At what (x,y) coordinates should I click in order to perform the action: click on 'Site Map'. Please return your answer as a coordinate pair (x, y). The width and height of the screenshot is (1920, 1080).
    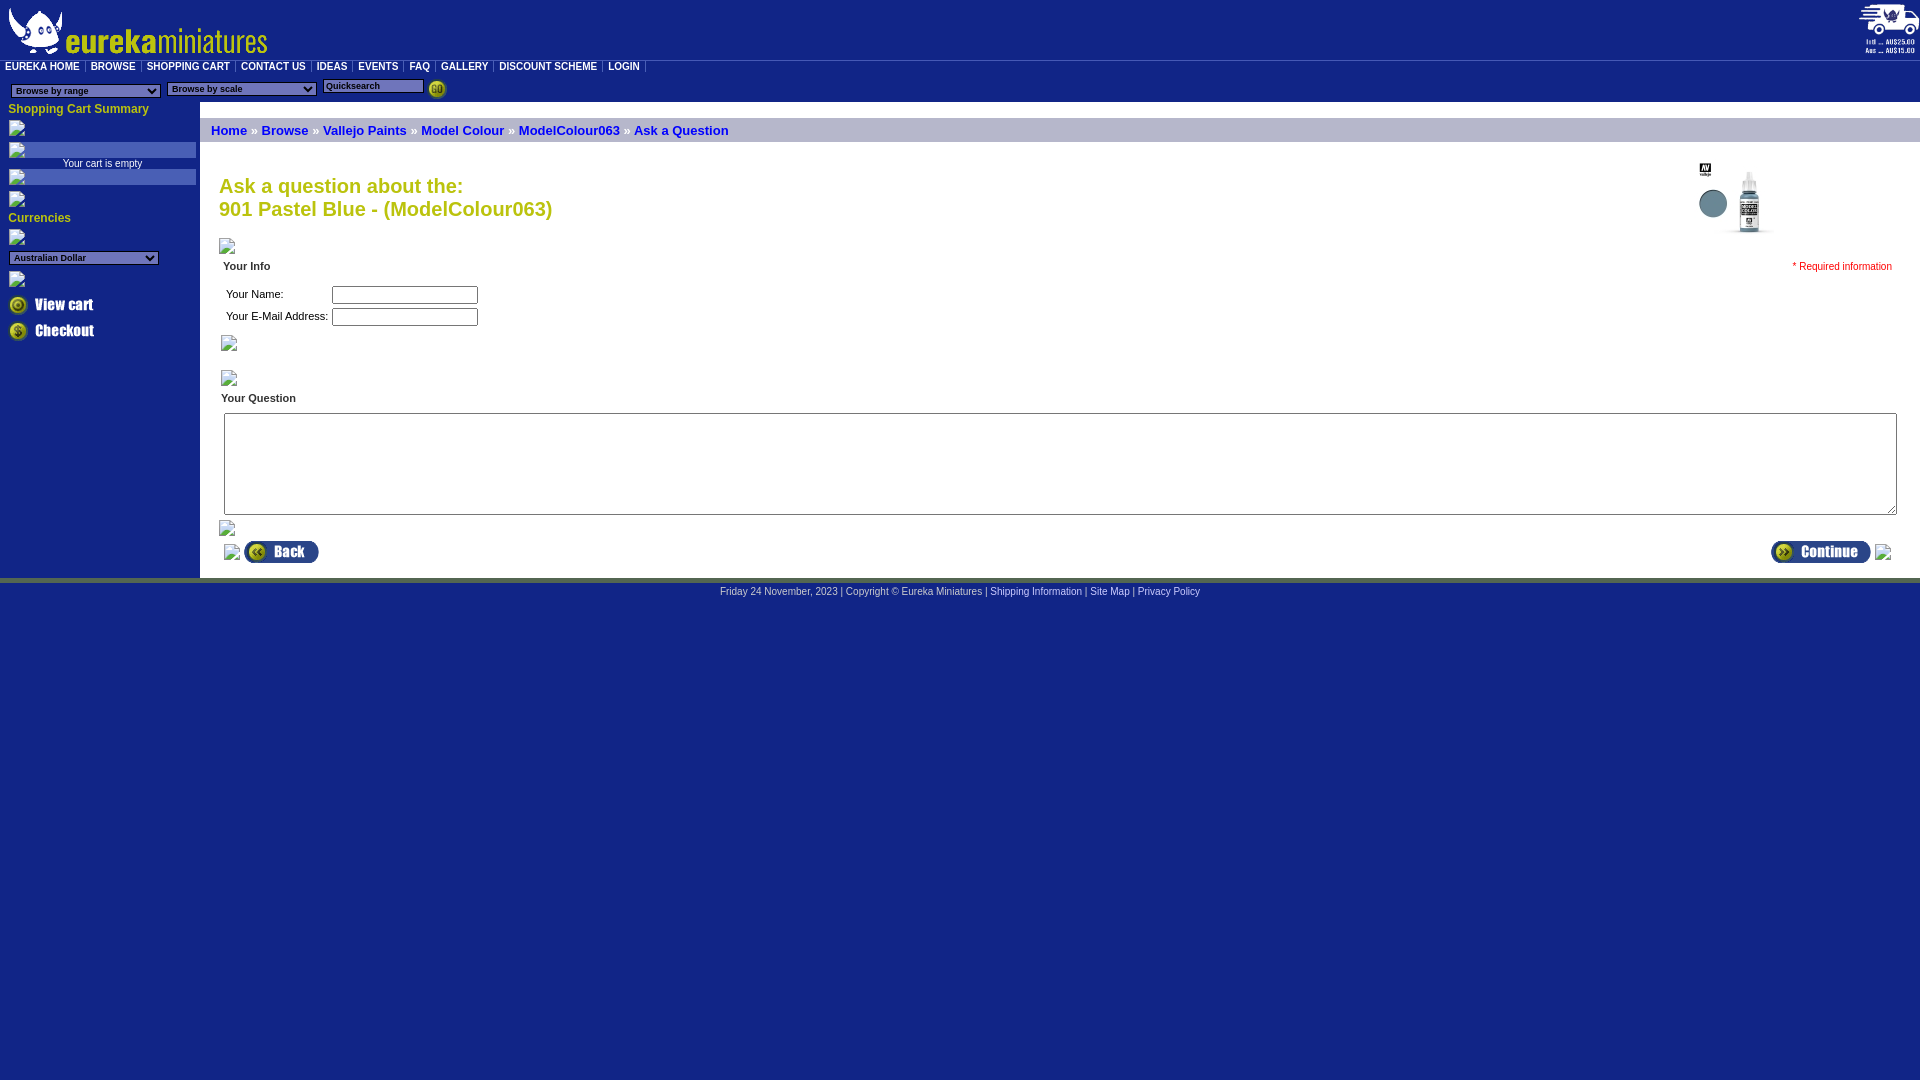
    Looking at the image, I should click on (1108, 590).